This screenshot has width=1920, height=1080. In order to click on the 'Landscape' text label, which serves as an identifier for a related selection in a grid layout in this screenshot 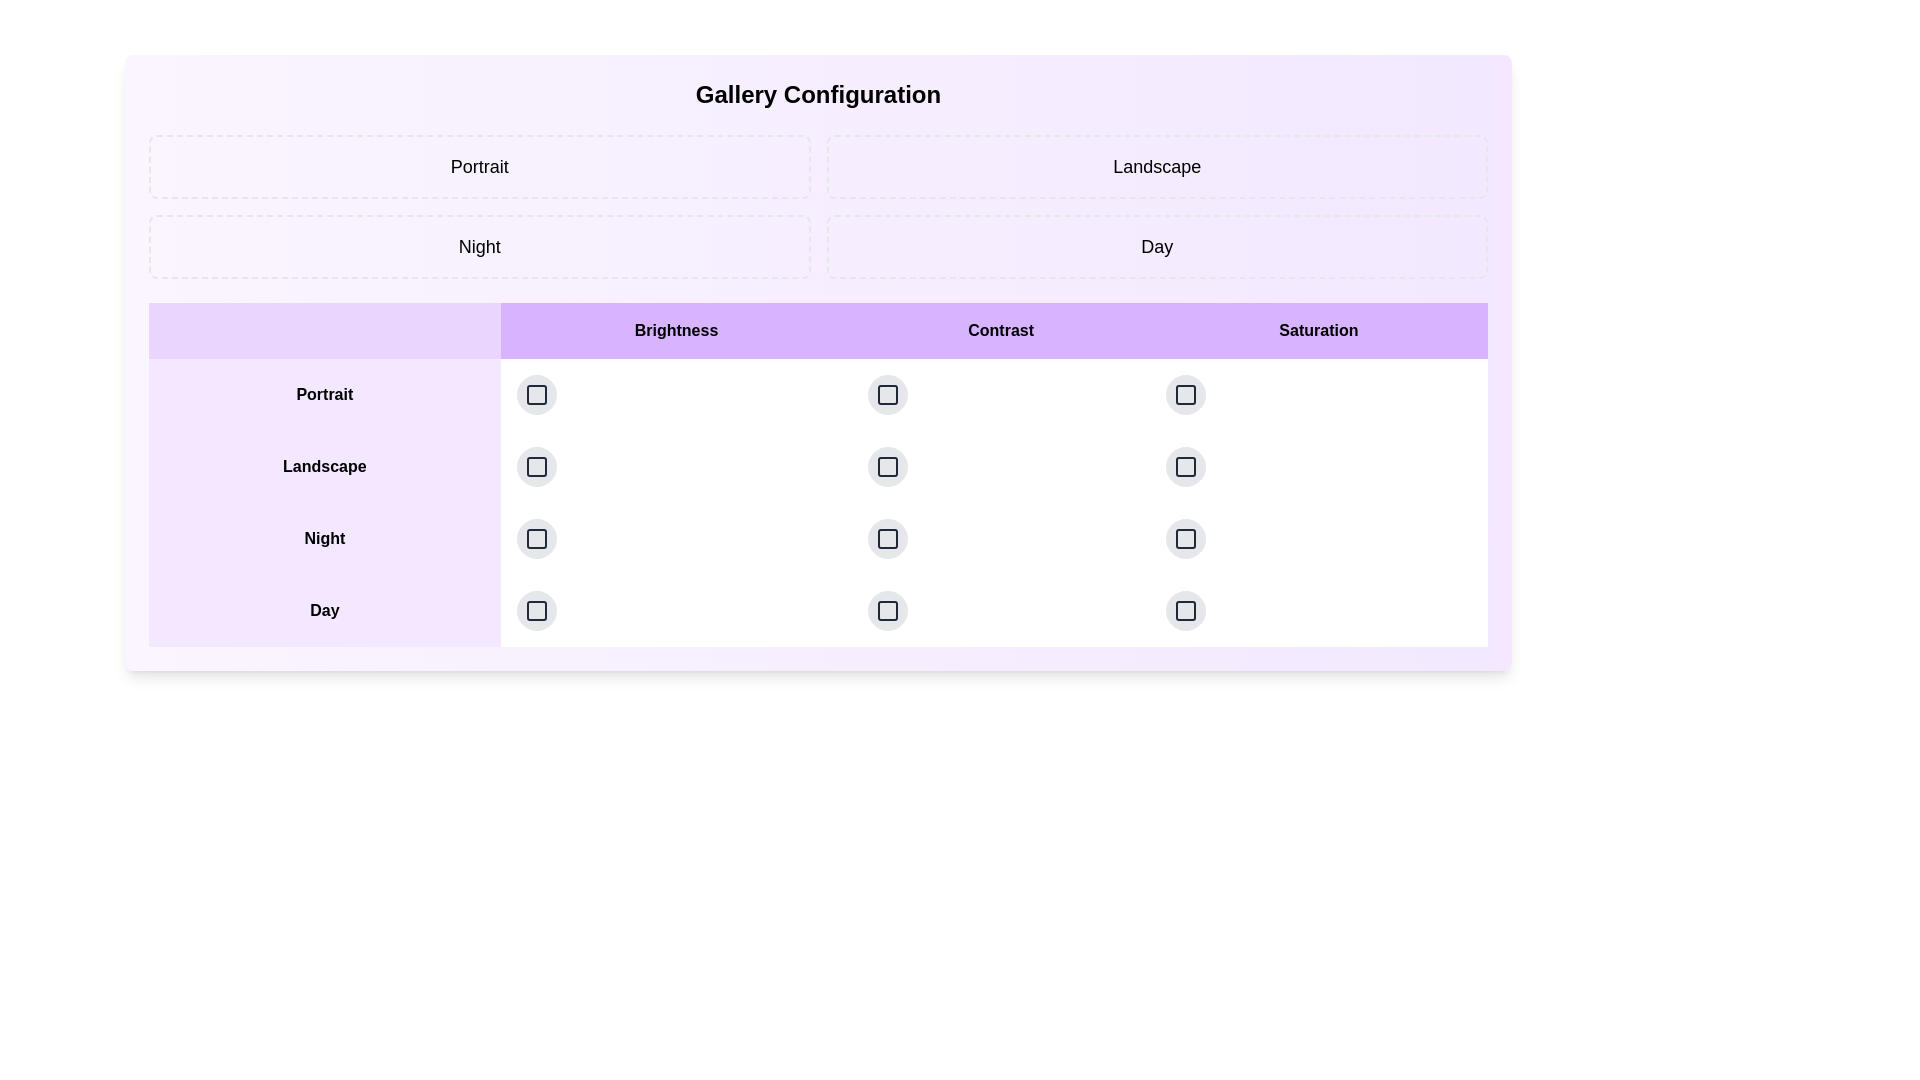, I will do `click(1157, 165)`.